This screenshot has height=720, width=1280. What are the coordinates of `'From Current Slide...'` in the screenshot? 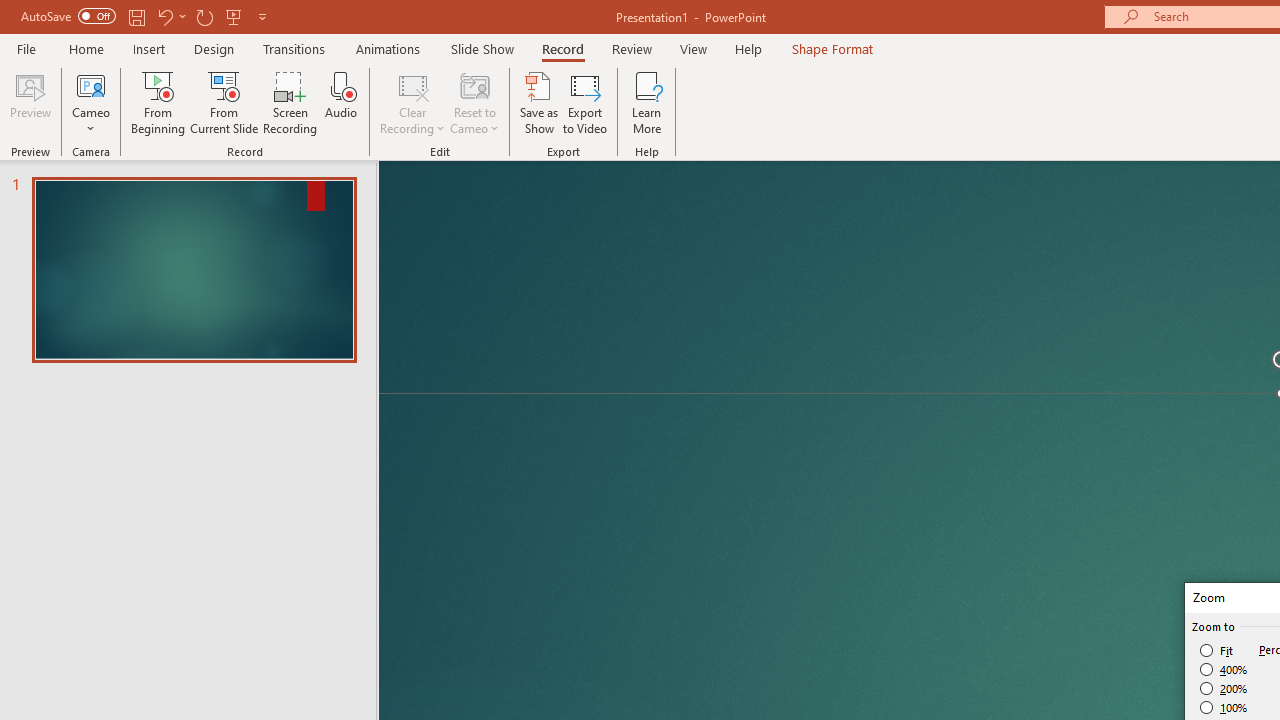 It's located at (224, 103).